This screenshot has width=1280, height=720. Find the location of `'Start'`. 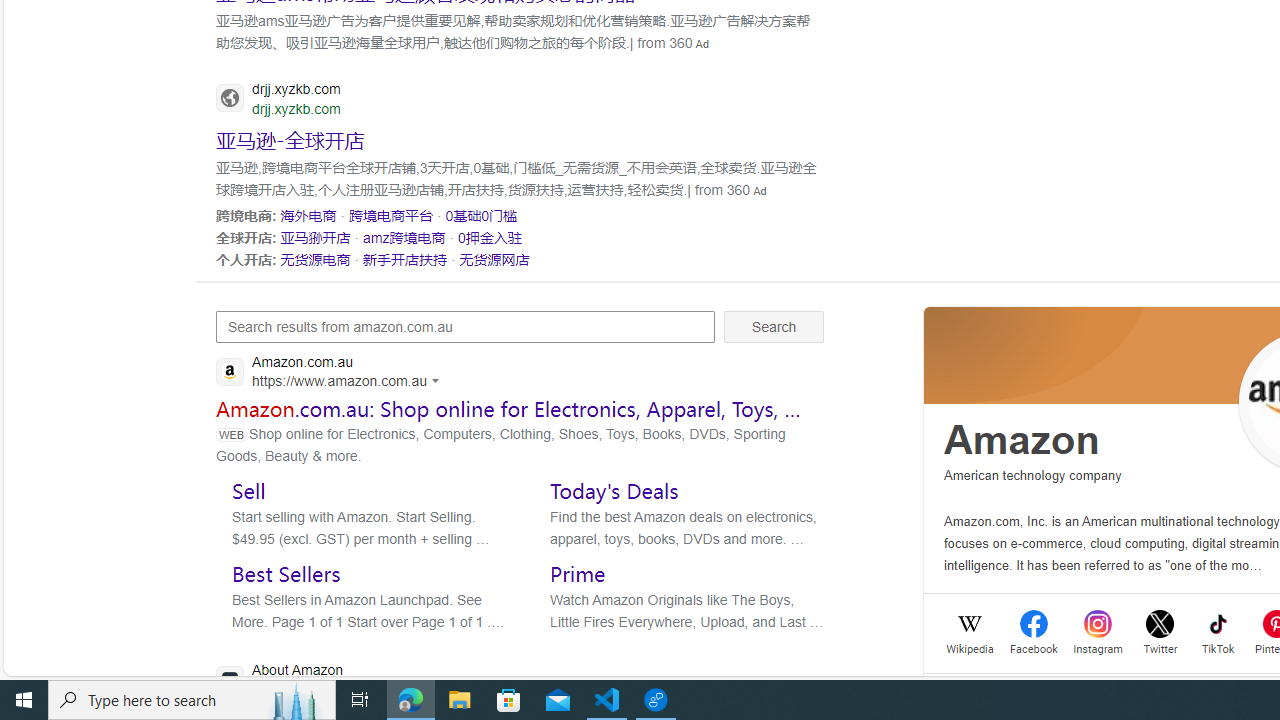

'Start' is located at coordinates (24, 698).